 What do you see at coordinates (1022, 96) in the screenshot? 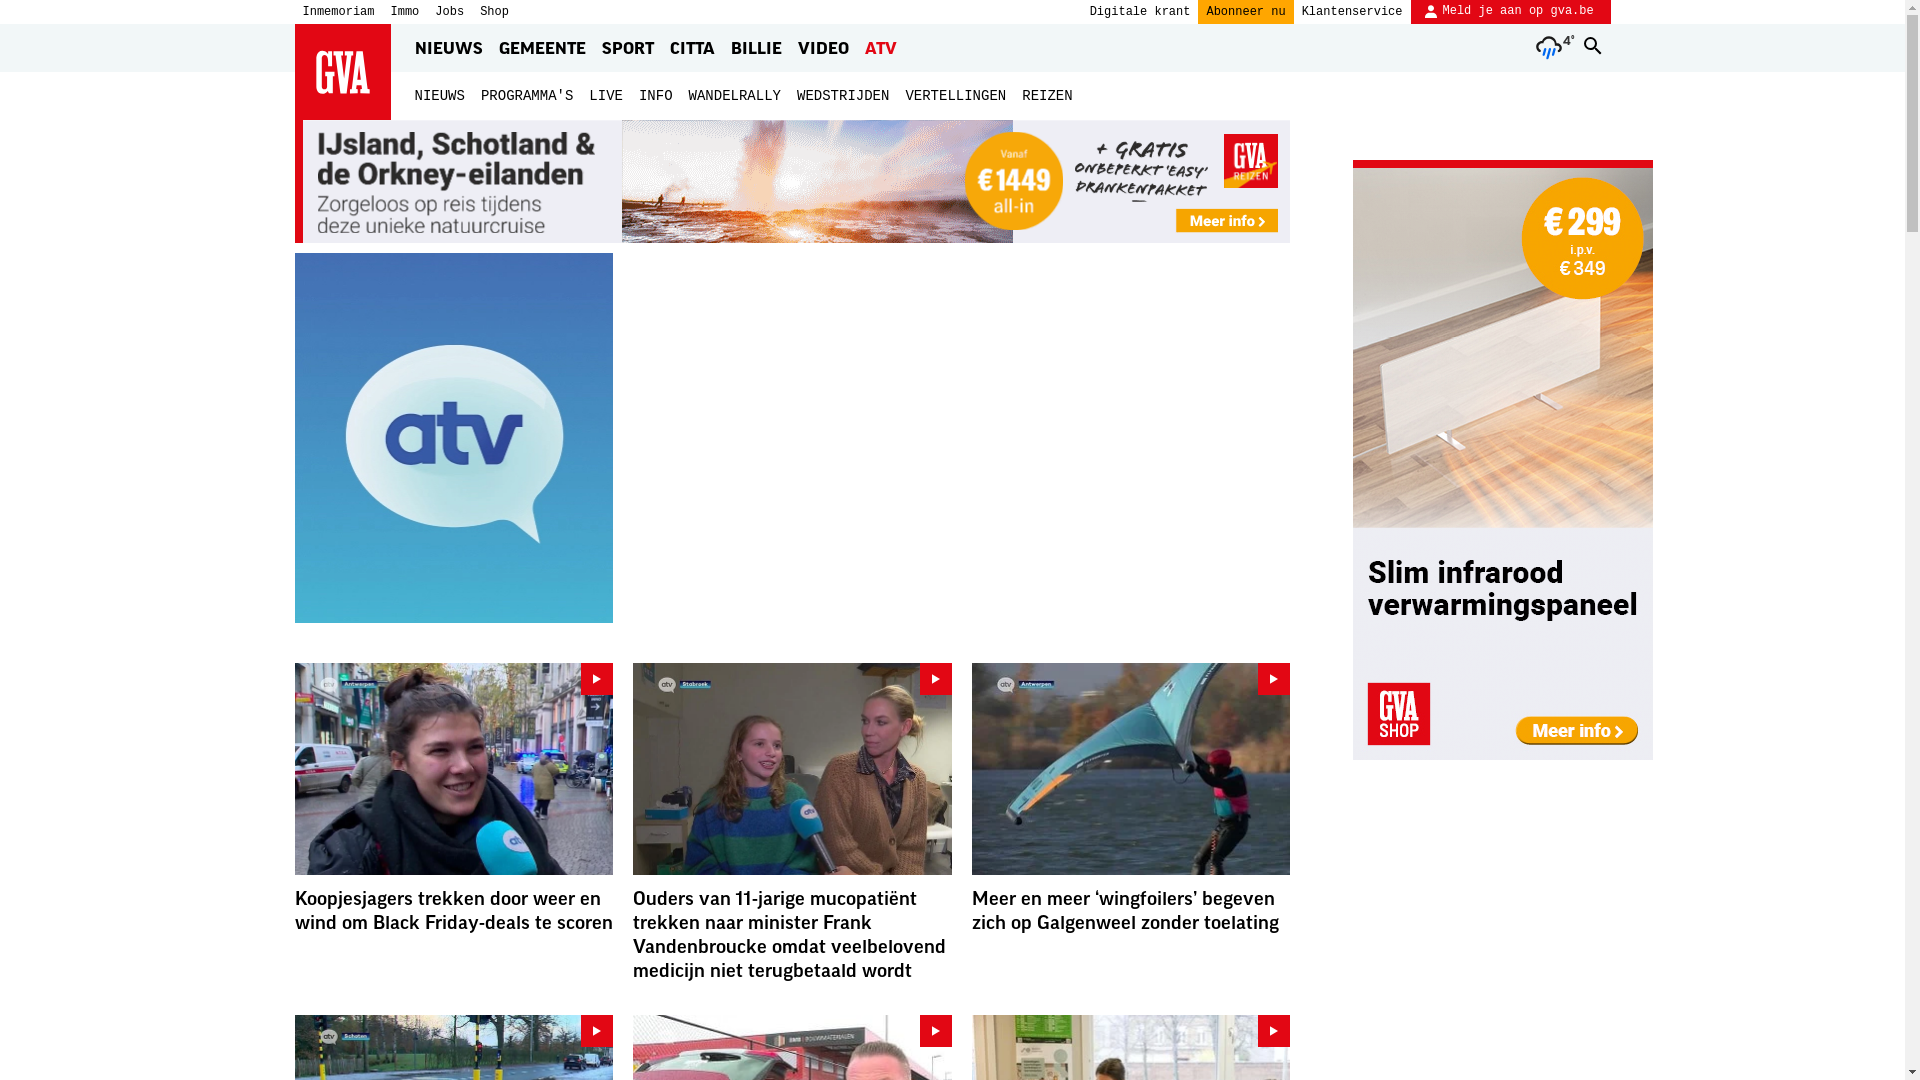
I see `'REIZEN'` at bounding box center [1022, 96].